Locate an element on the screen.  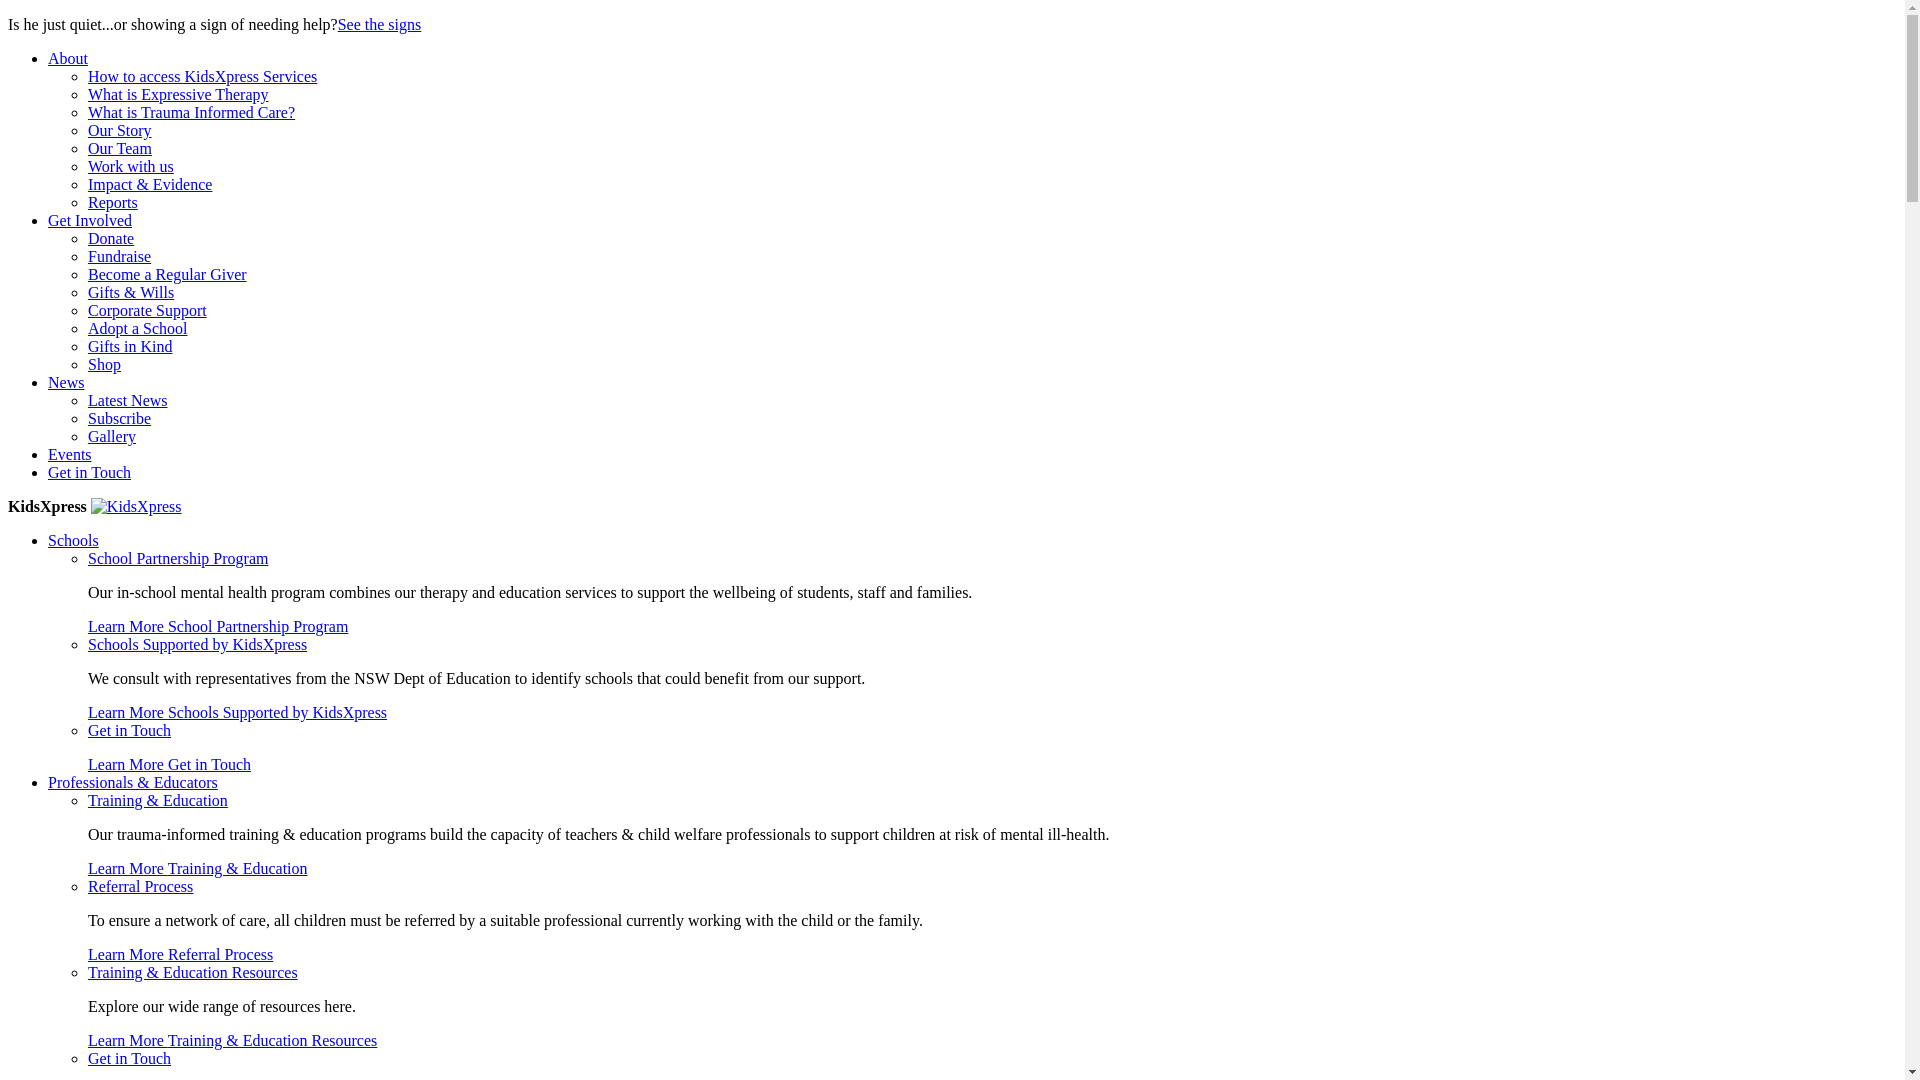
'Work with us' is located at coordinates (86, 165).